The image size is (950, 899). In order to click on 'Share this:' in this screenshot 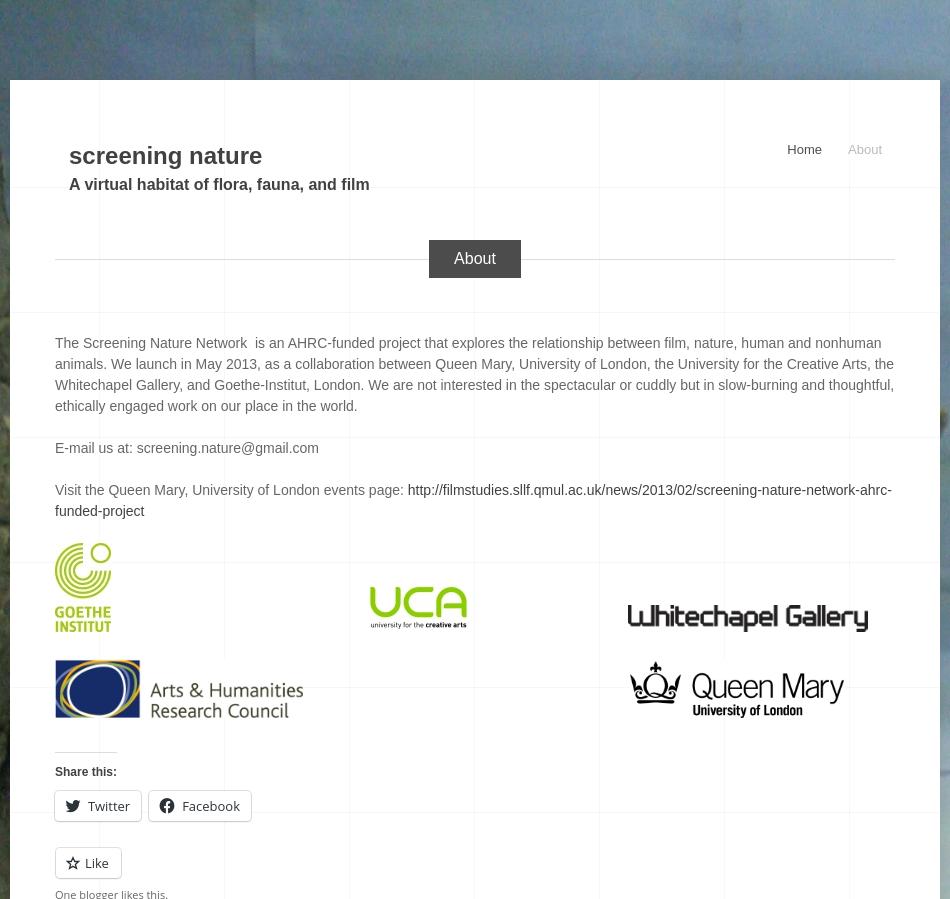, I will do `click(85, 770)`.